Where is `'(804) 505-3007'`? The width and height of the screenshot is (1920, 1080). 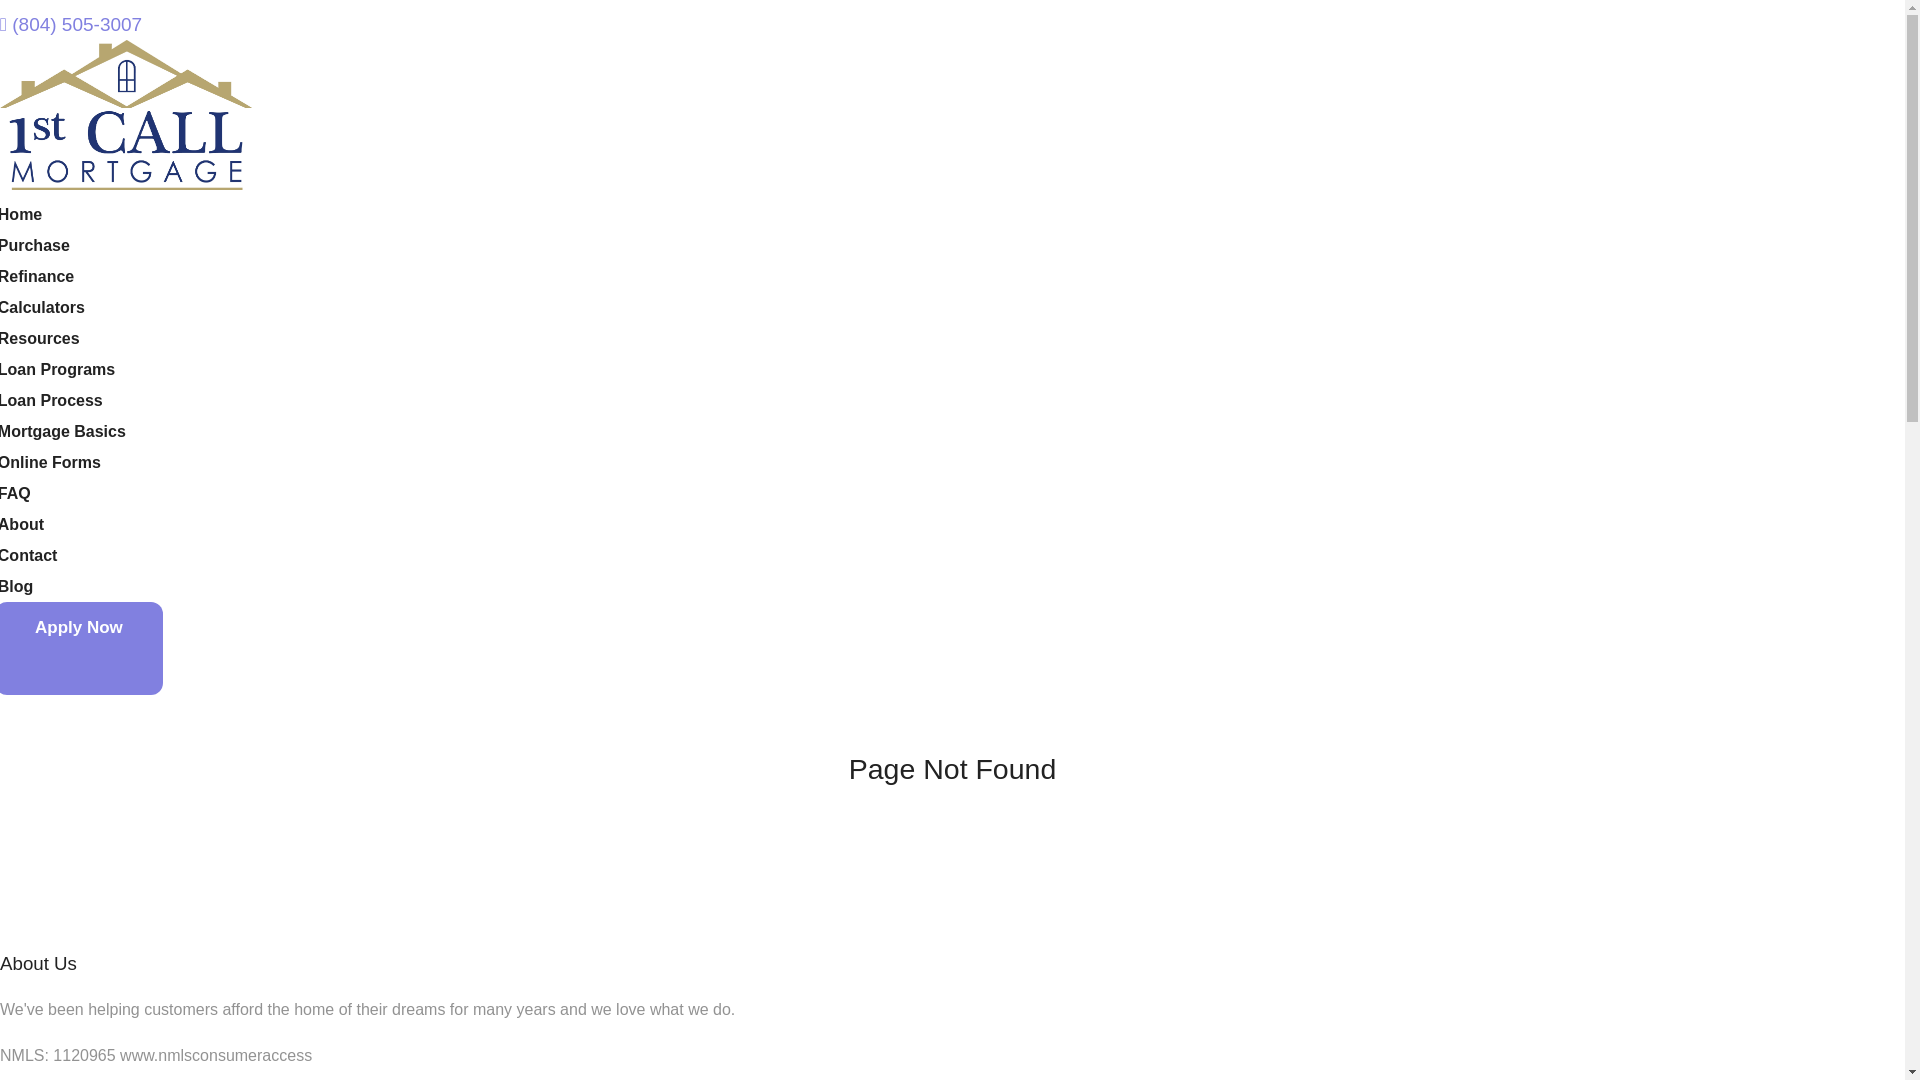 '(804) 505-3007' is located at coordinates (71, 24).